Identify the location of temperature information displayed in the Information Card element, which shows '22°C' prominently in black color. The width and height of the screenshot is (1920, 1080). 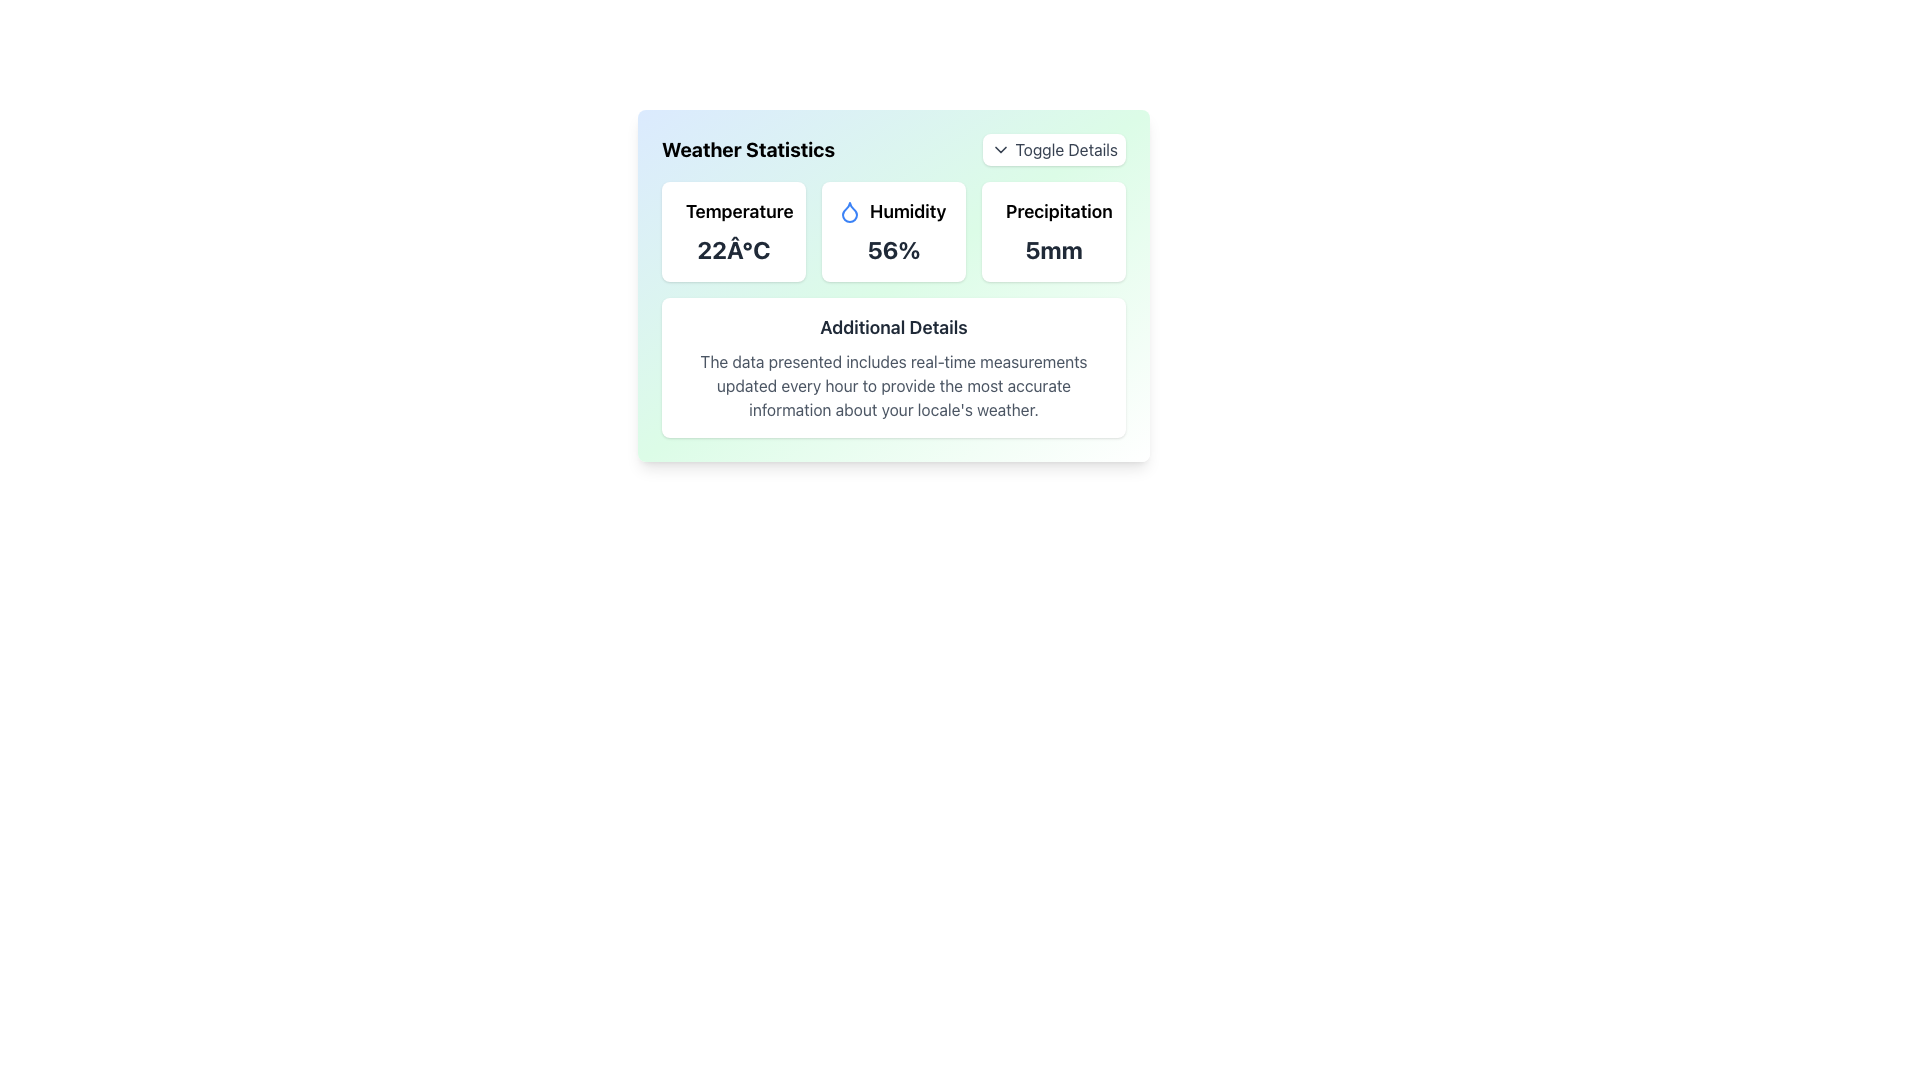
(733, 230).